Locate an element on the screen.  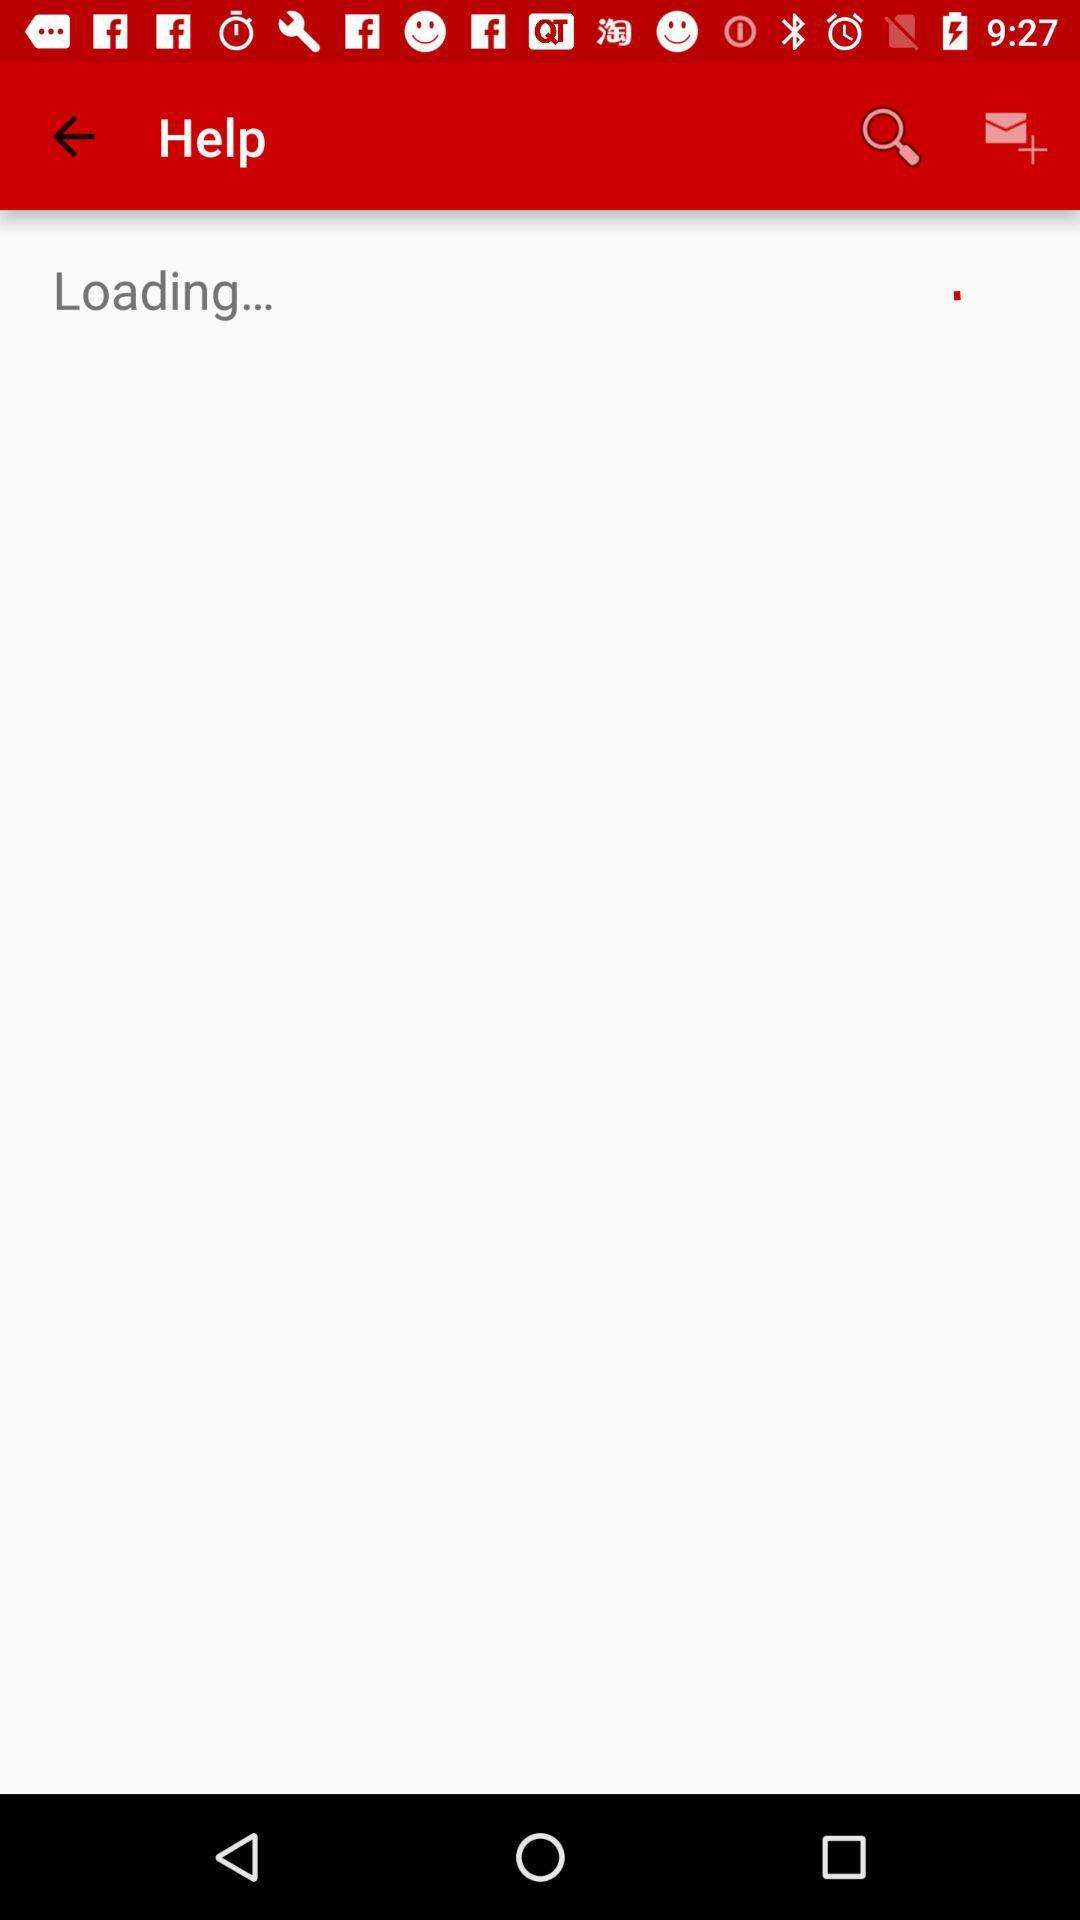
app to the left of the help item is located at coordinates (72, 135).